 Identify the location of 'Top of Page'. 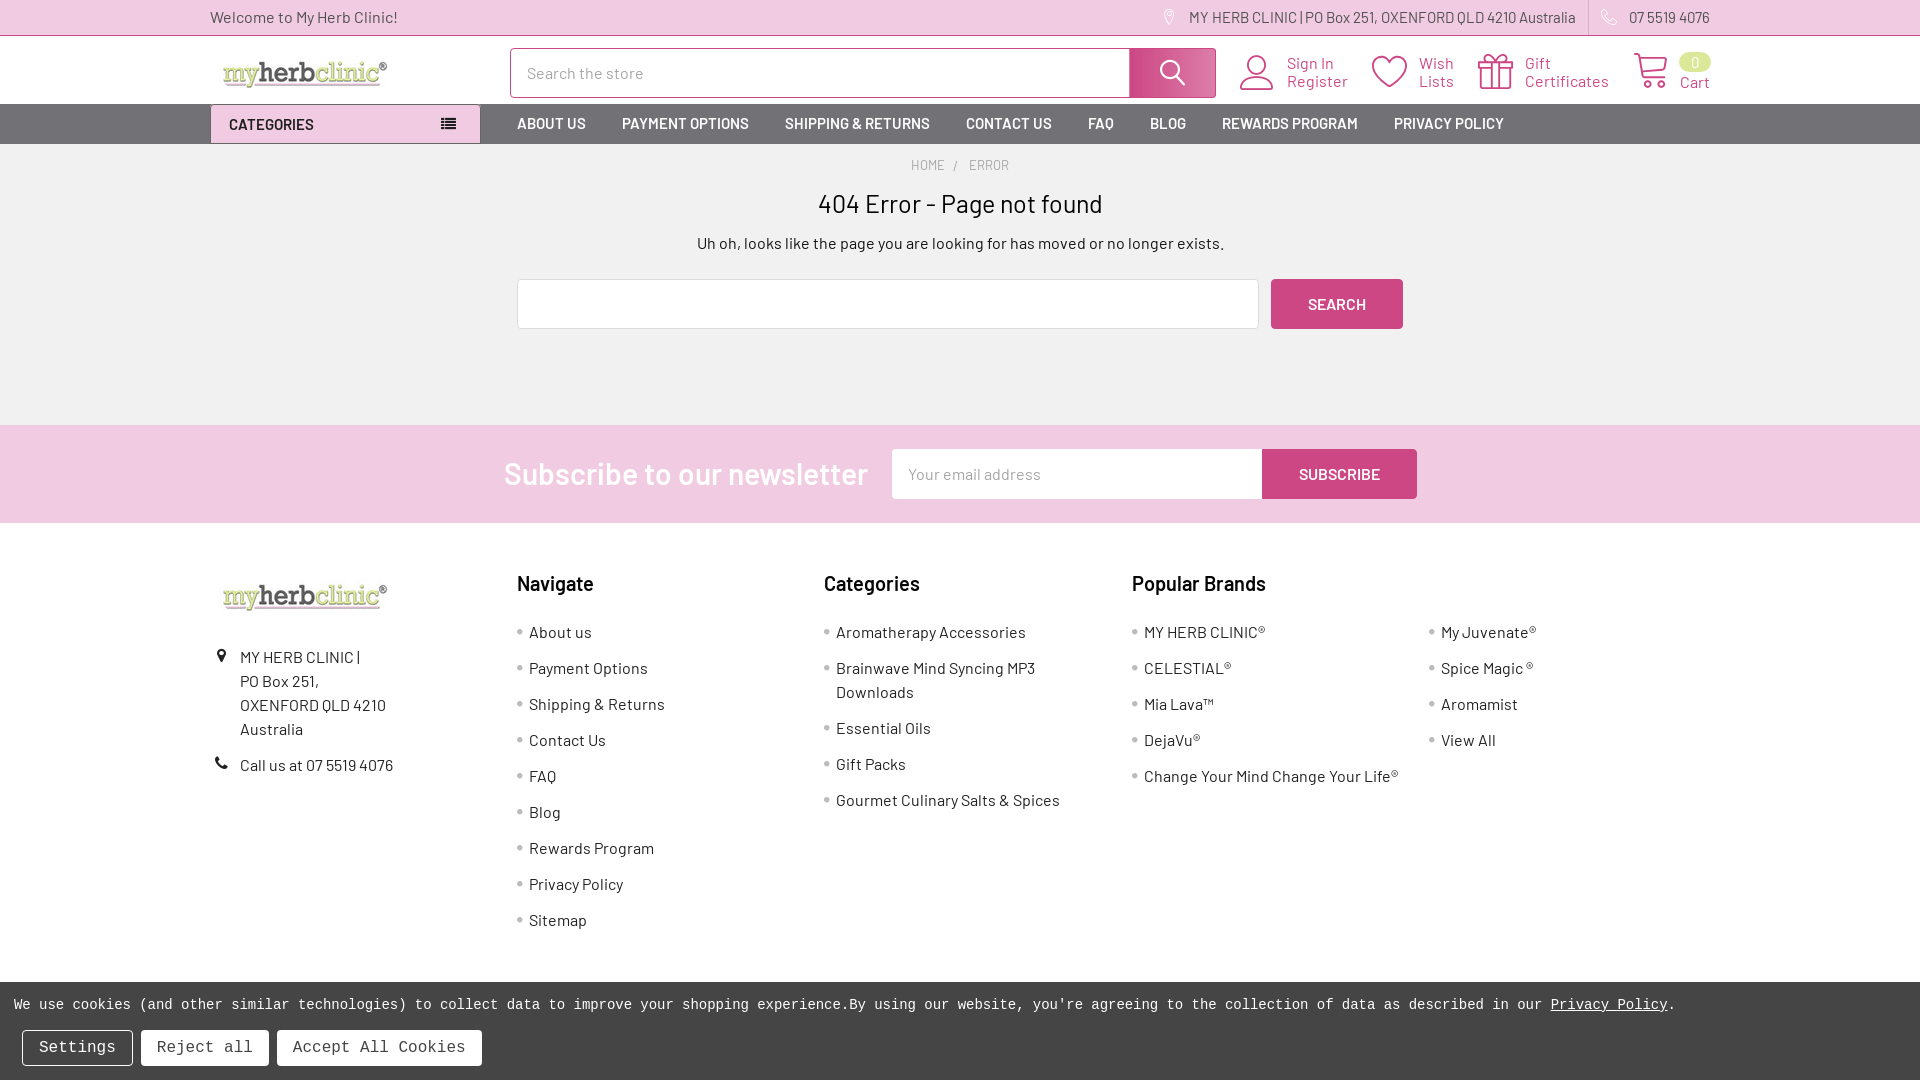
(1883, 961).